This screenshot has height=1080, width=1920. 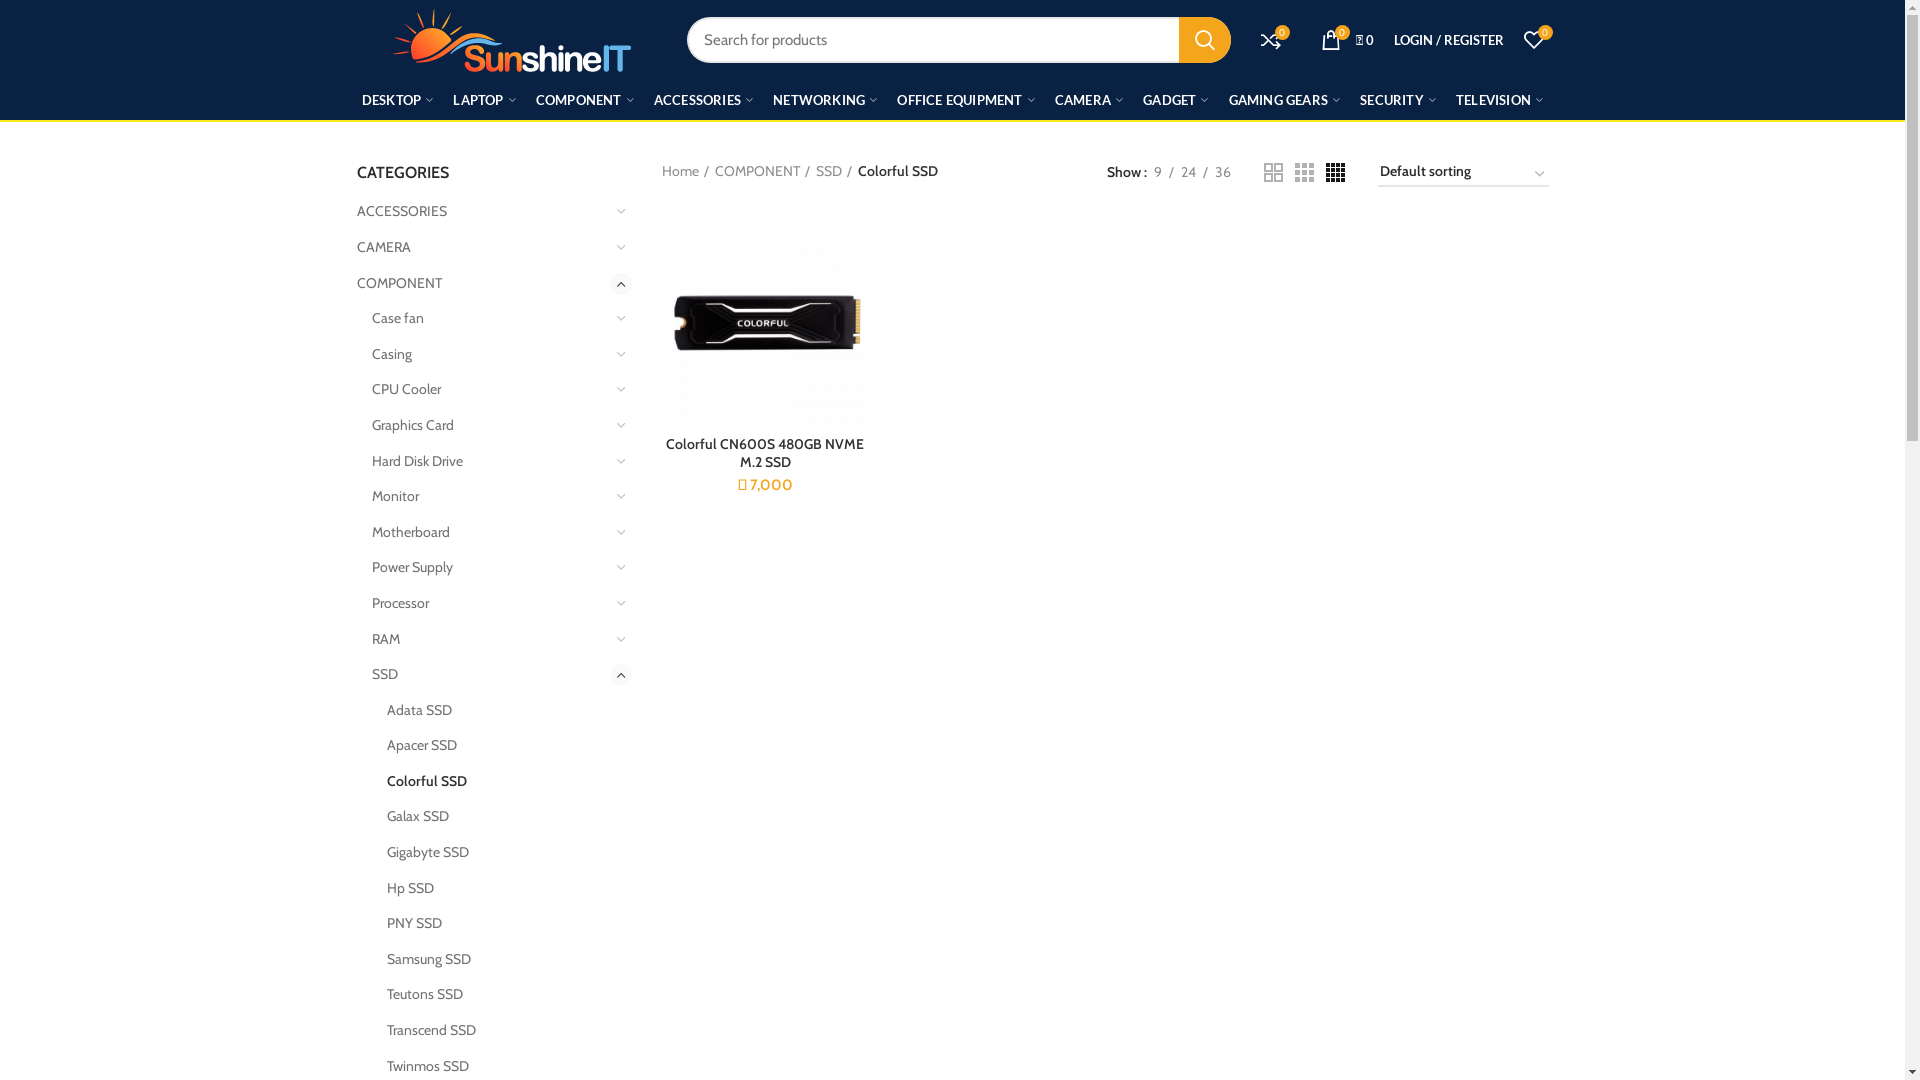 What do you see at coordinates (481, 284) in the screenshot?
I see `'COMPONENT'` at bounding box center [481, 284].